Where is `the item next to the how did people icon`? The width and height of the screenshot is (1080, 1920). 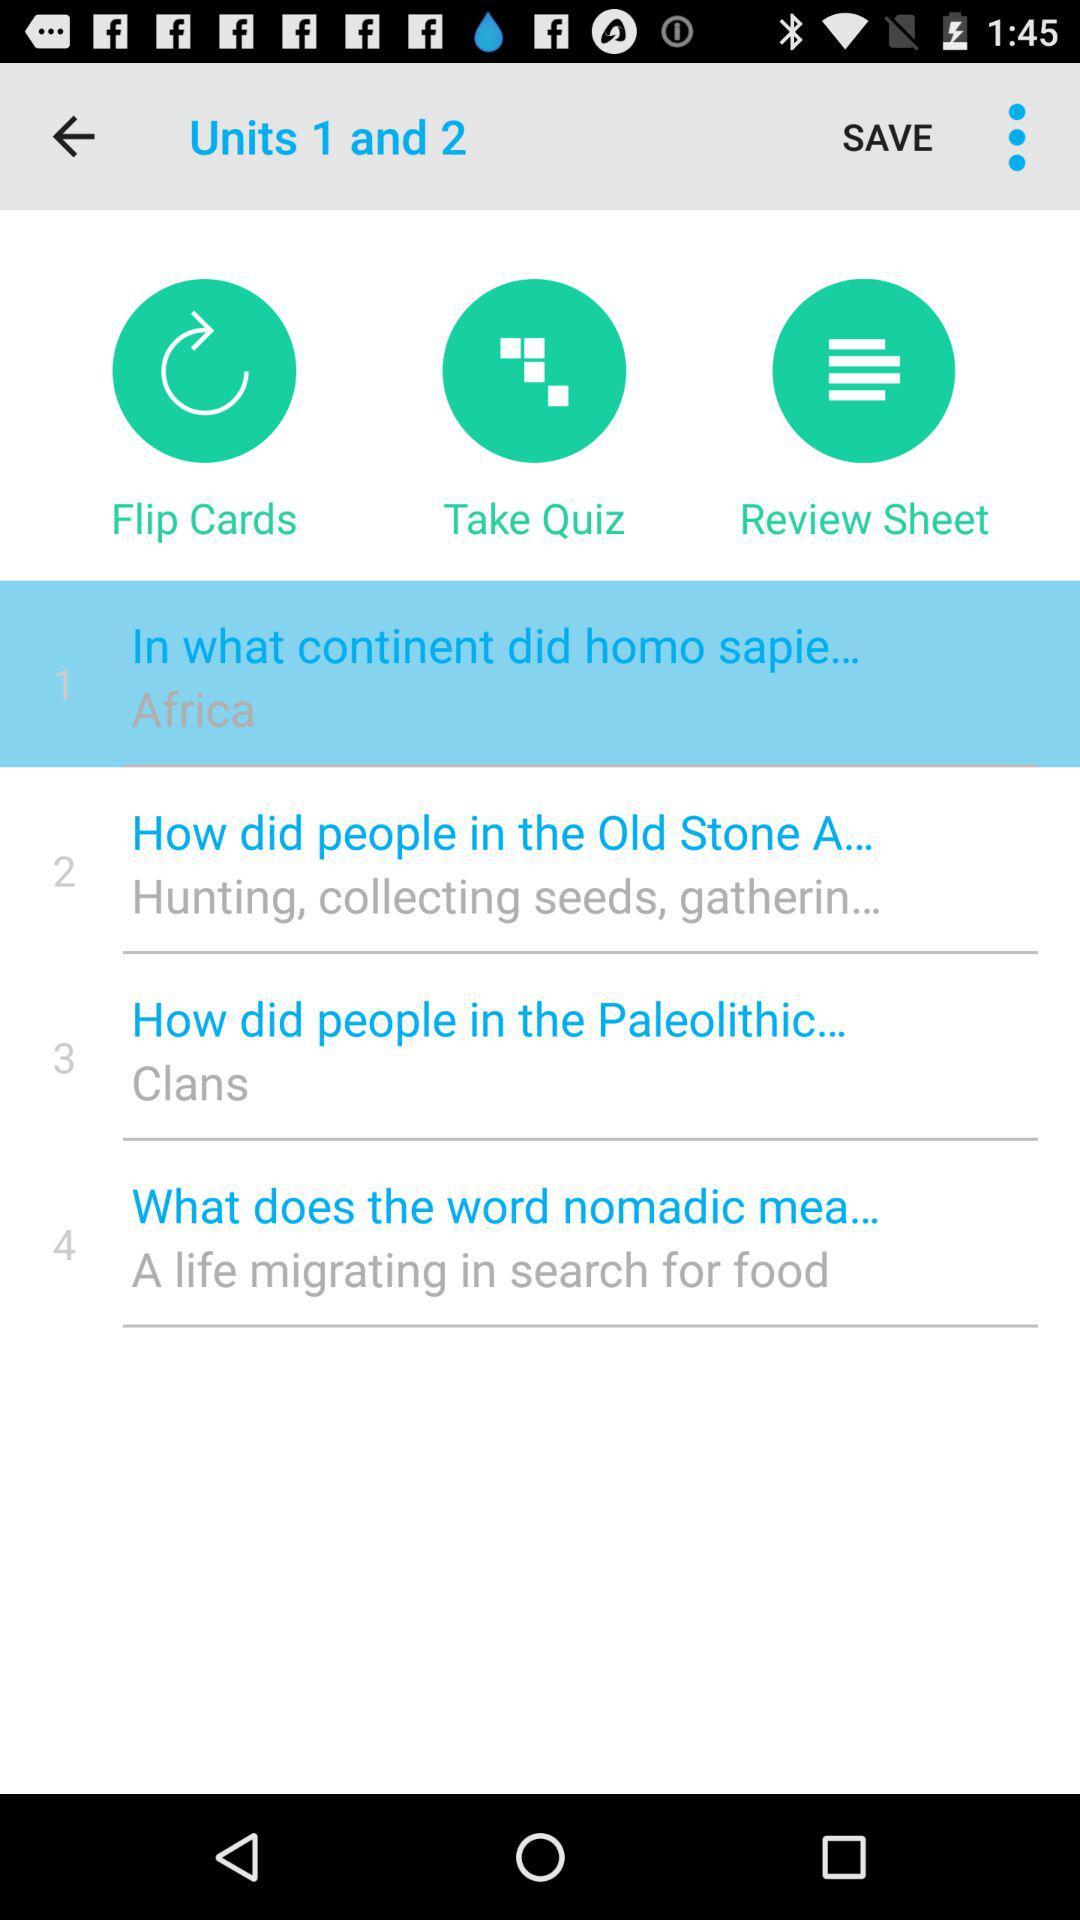 the item next to the how did people icon is located at coordinates (63, 1055).